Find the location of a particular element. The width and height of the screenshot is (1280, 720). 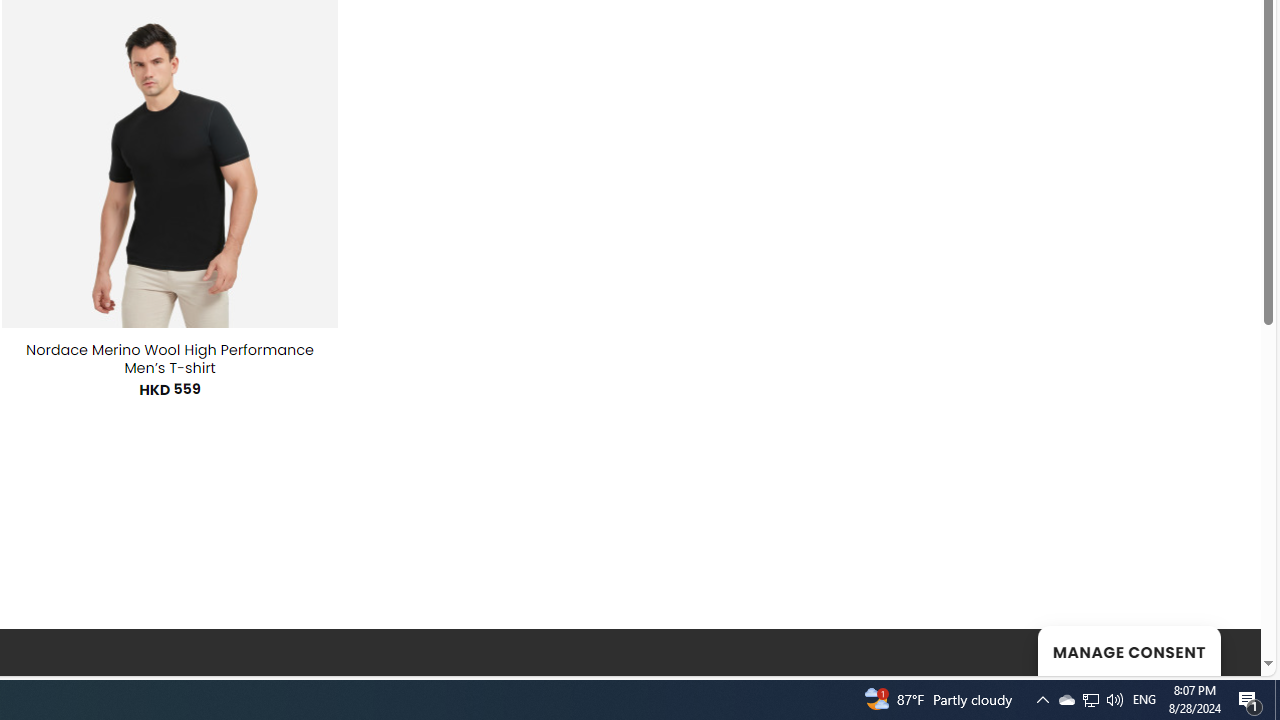

'Go to top' is located at coordinates (1219, 648).